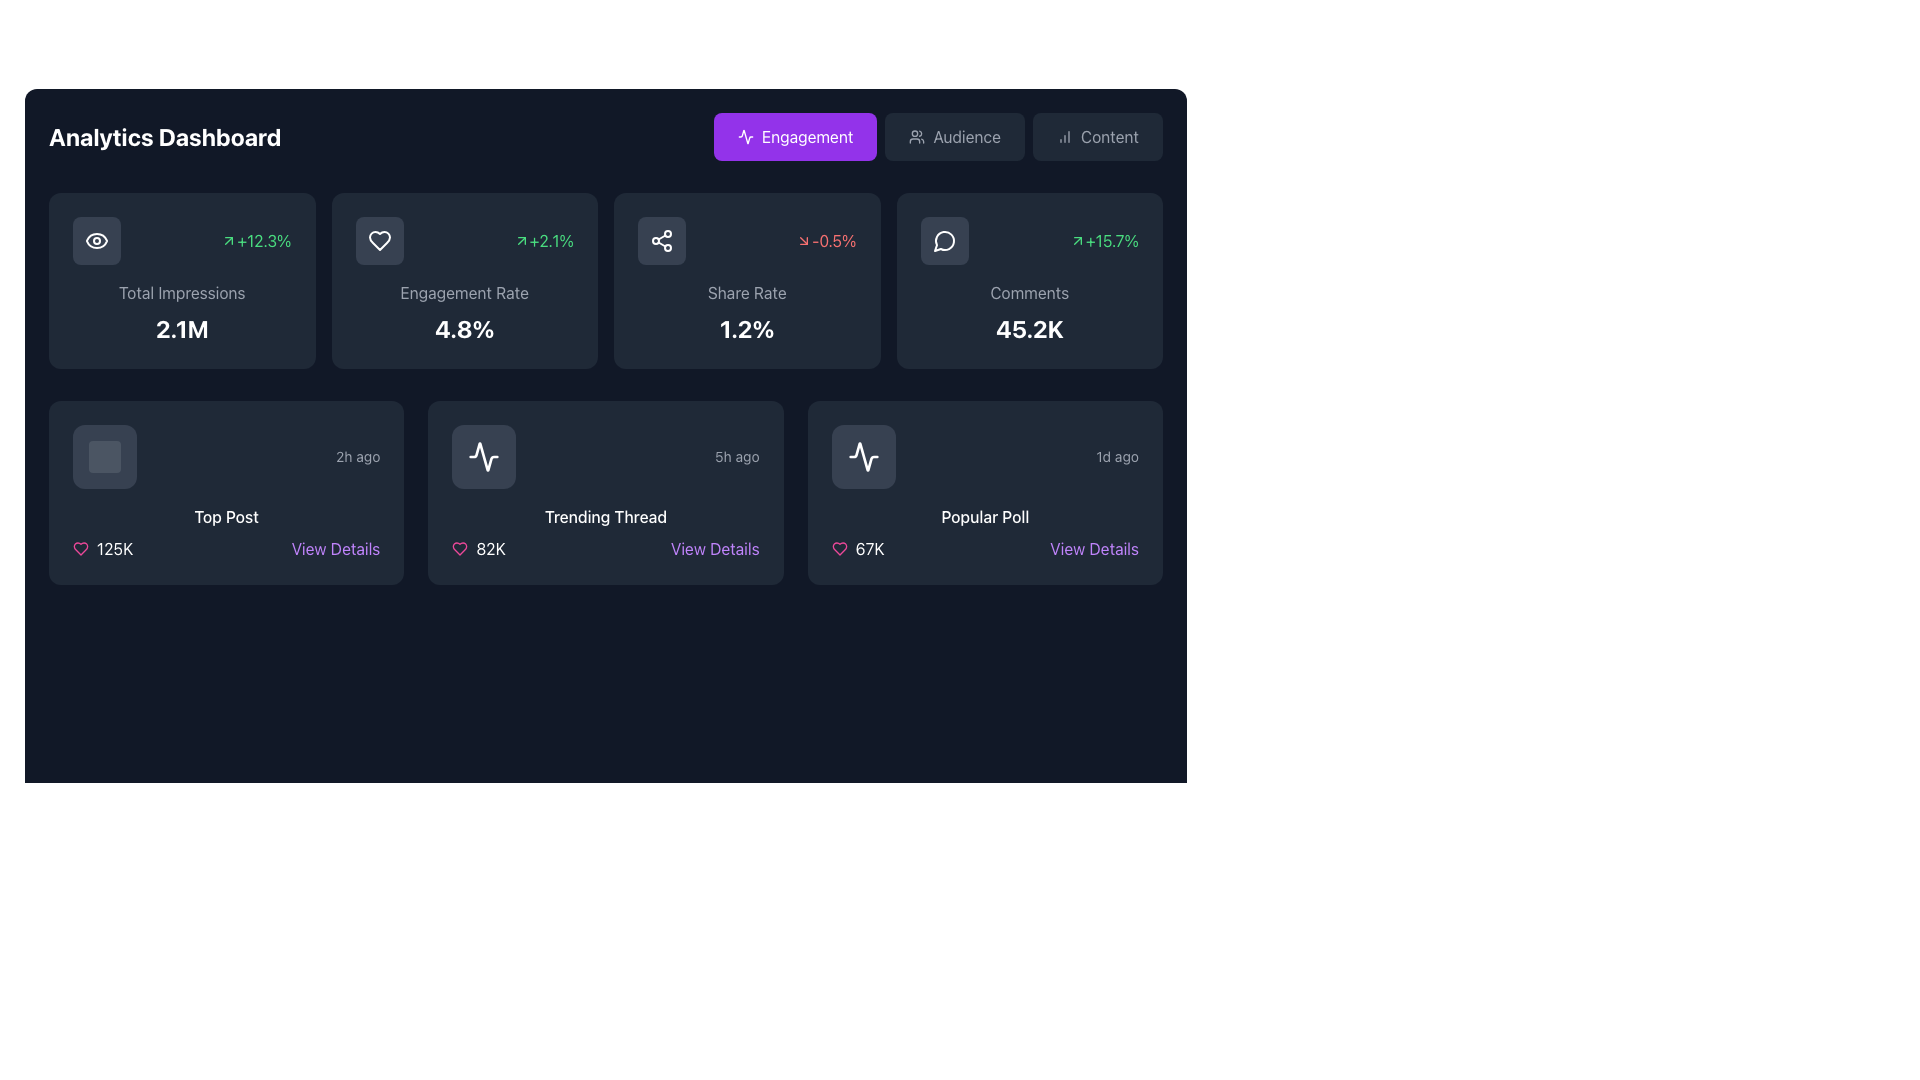  I want to click on the 'Audience' button in the top right area of the Analytics Dashboard header, so click(937, 136).